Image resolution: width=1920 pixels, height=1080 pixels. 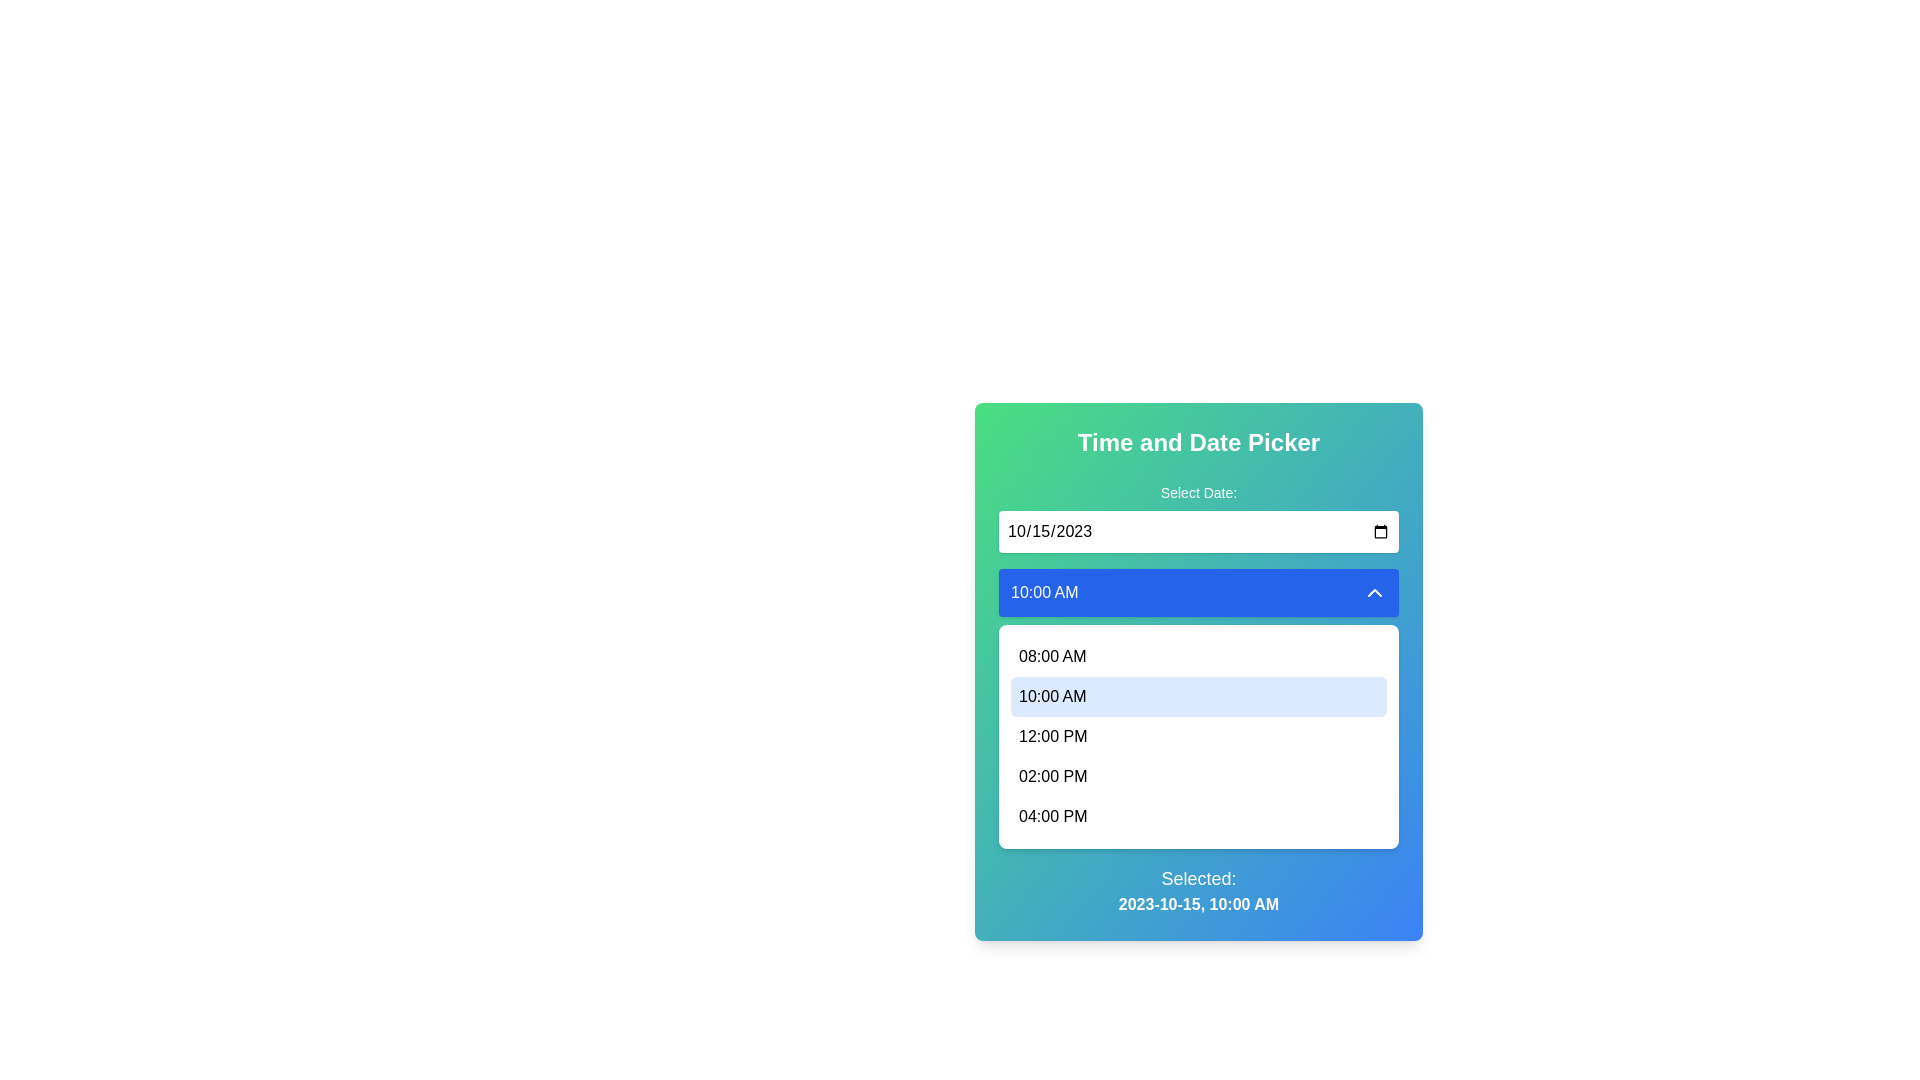 I want to click on the '10:00 AM' option, so click(x=1051, y=696).